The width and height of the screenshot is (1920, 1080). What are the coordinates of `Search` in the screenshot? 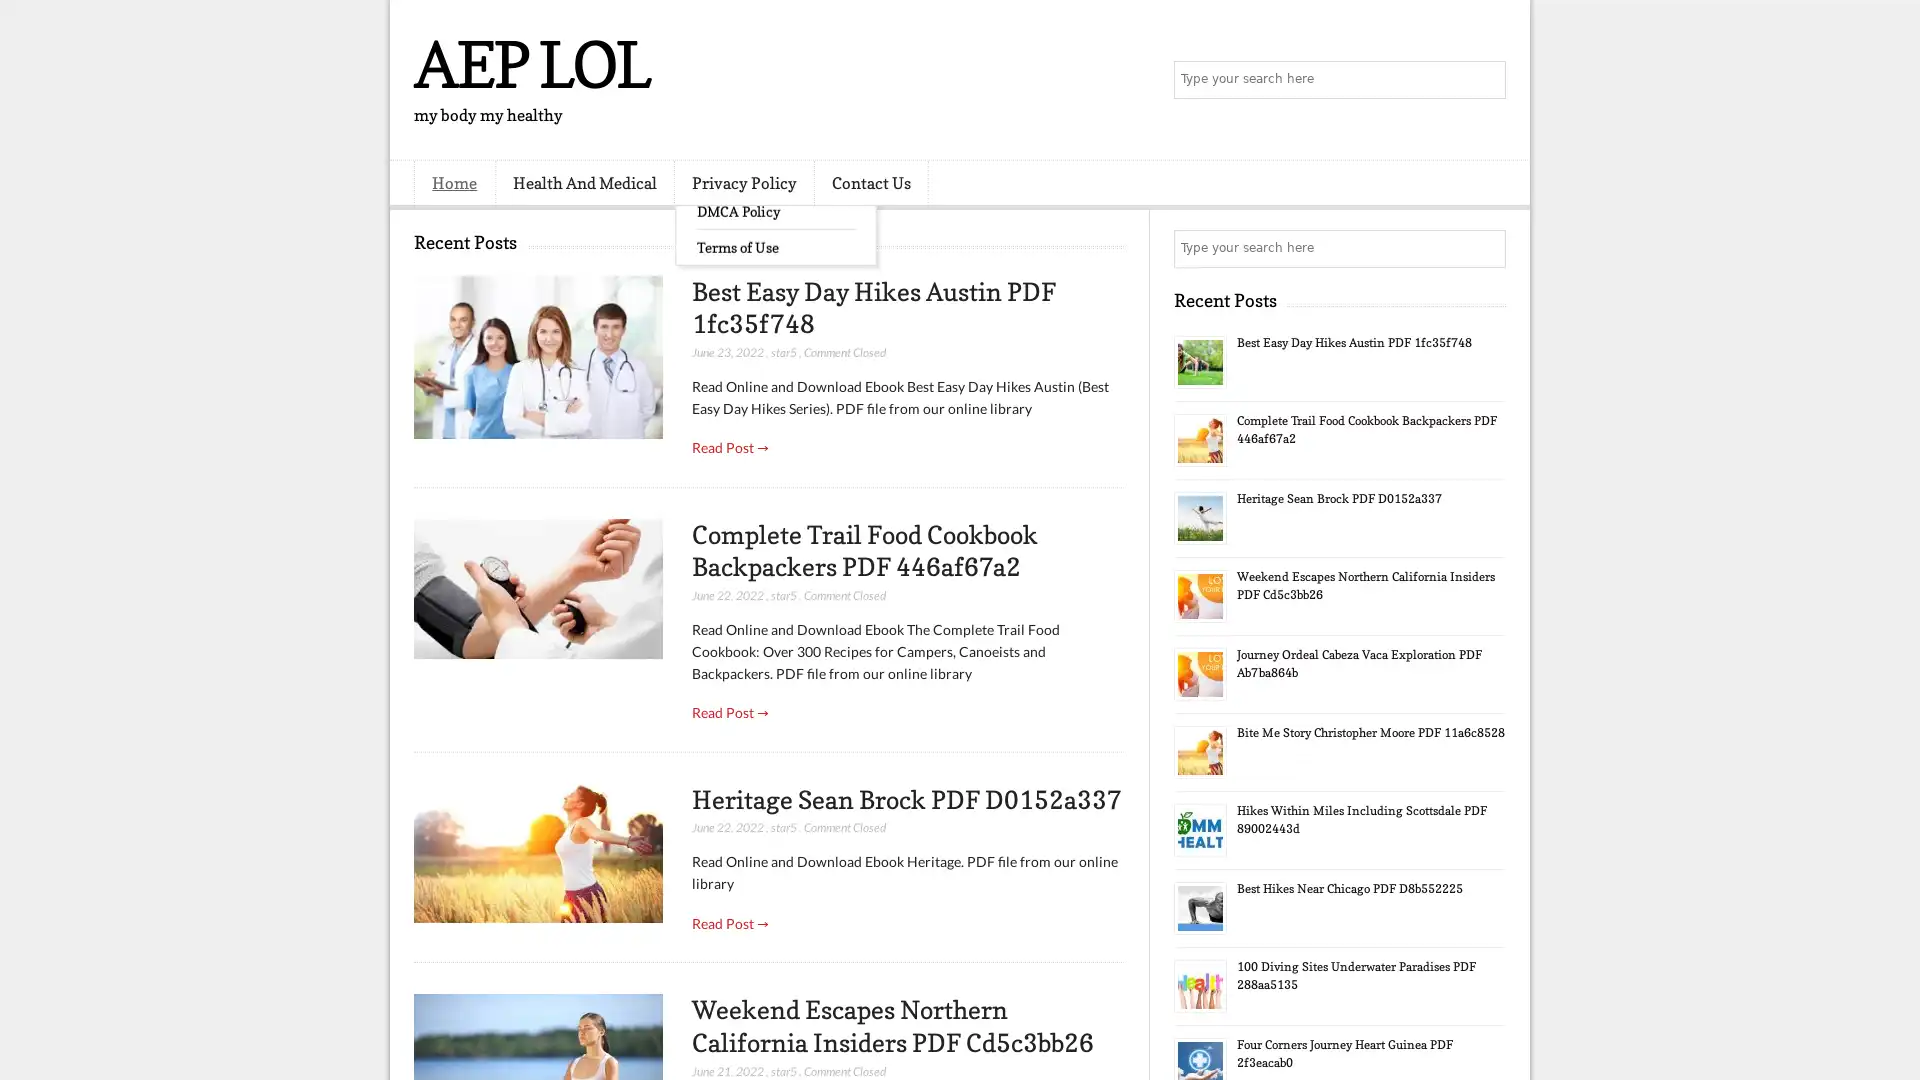 It's located at (1485, 248).